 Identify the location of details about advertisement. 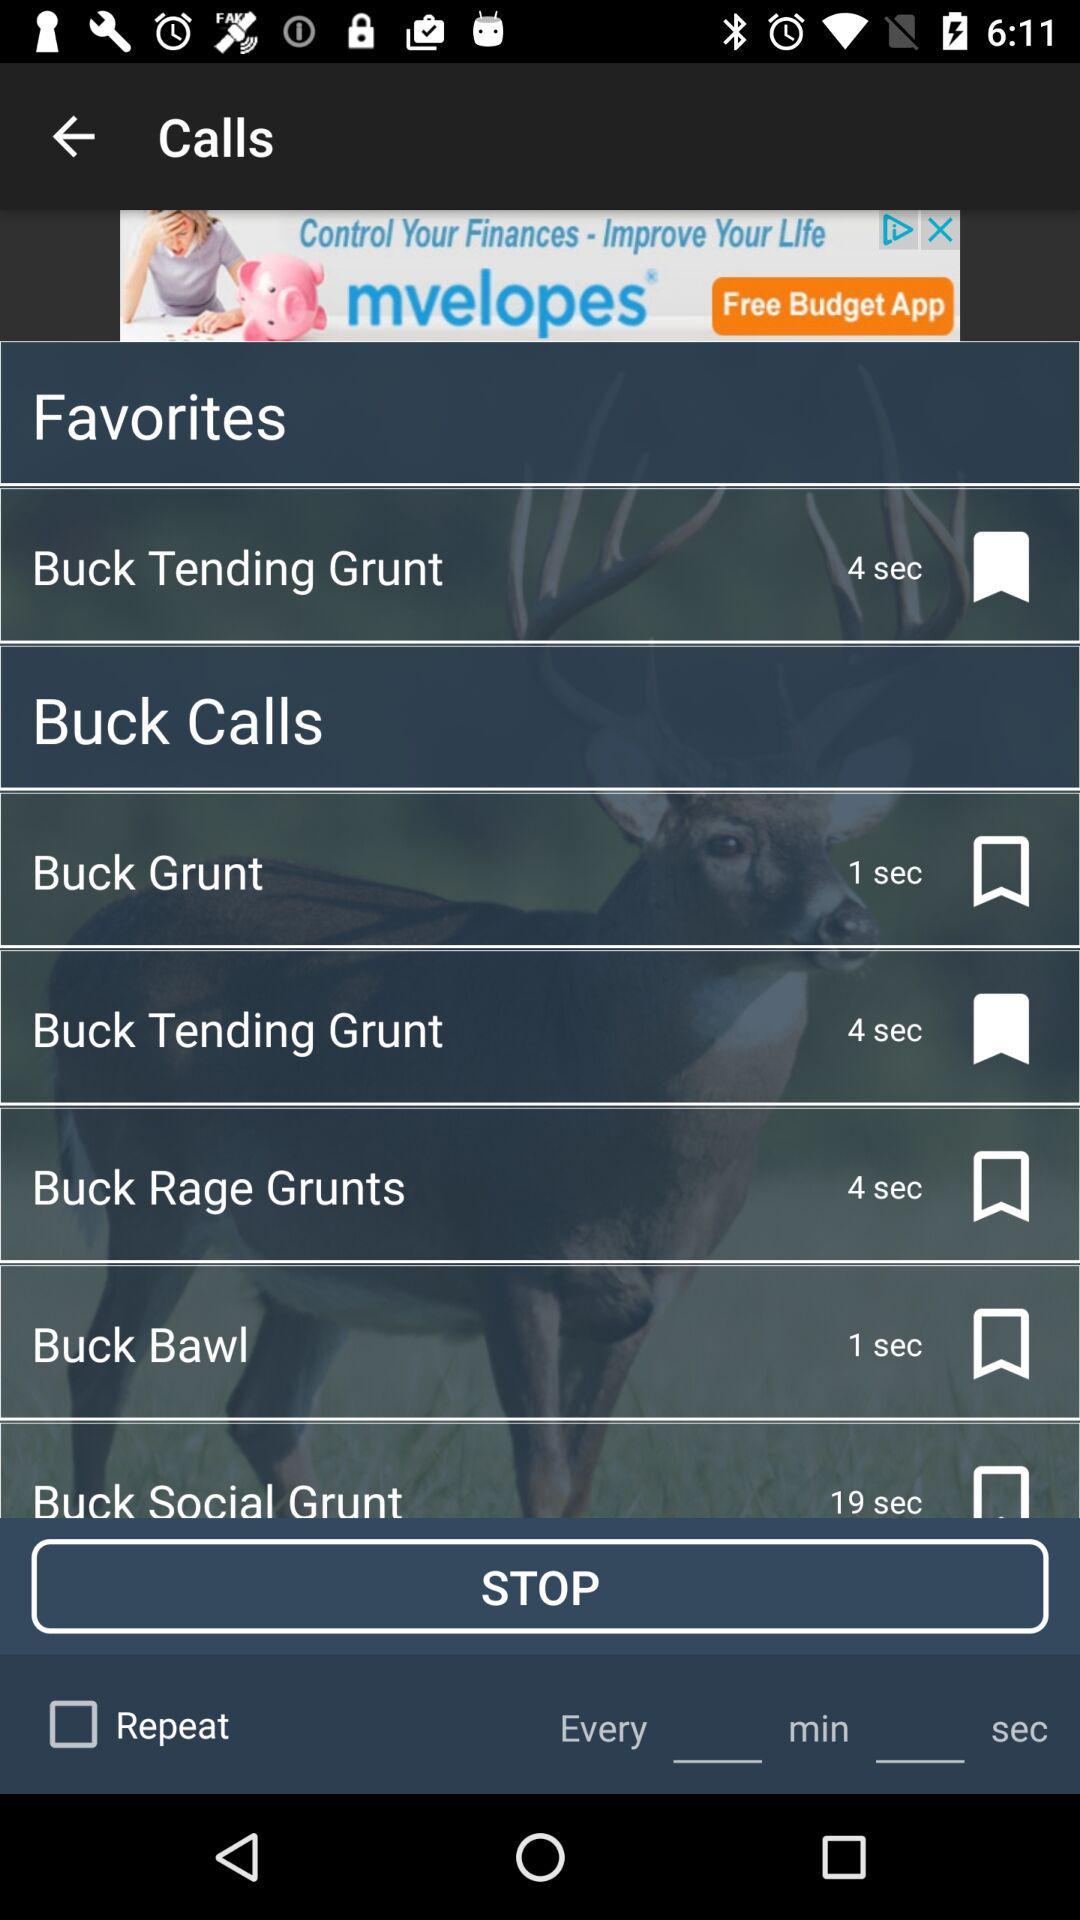
(540, 274).